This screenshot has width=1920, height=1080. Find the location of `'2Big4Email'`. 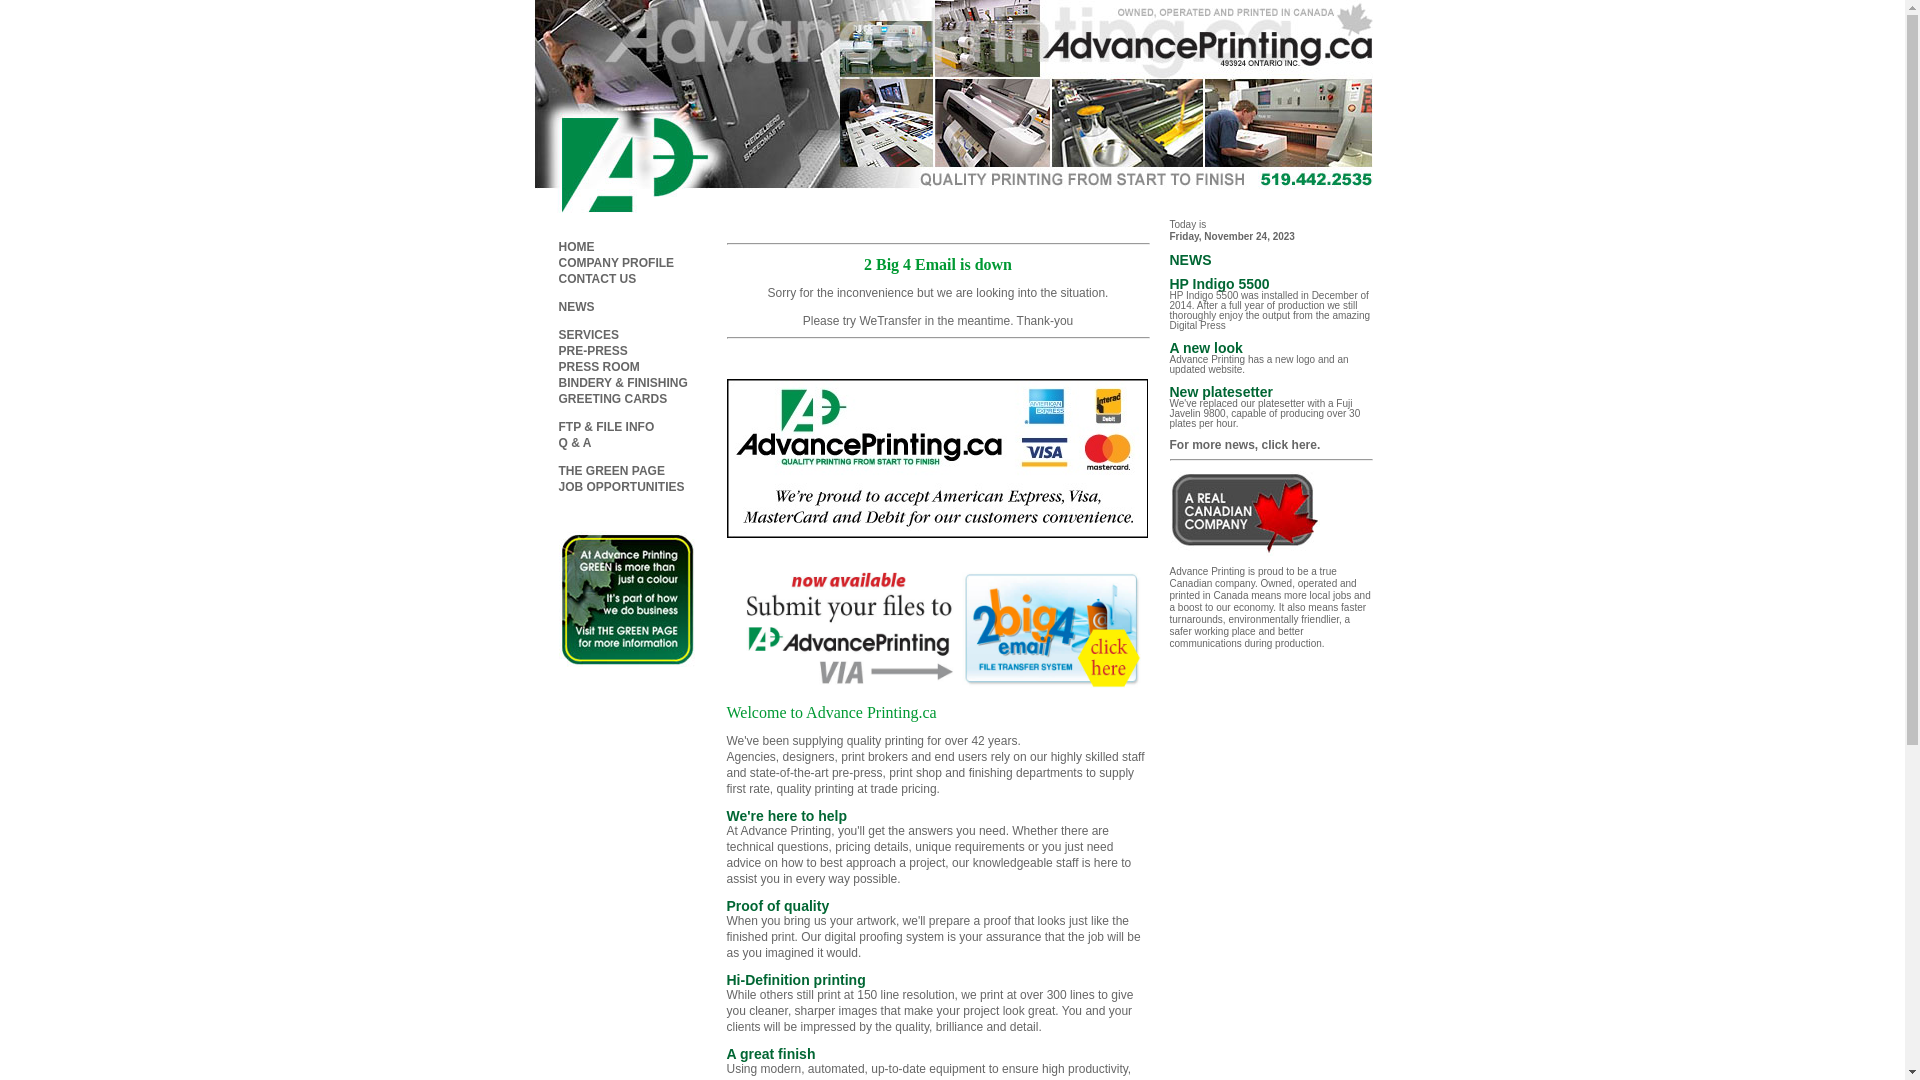

'2Big4Email' is located at coordinates (934, 628).